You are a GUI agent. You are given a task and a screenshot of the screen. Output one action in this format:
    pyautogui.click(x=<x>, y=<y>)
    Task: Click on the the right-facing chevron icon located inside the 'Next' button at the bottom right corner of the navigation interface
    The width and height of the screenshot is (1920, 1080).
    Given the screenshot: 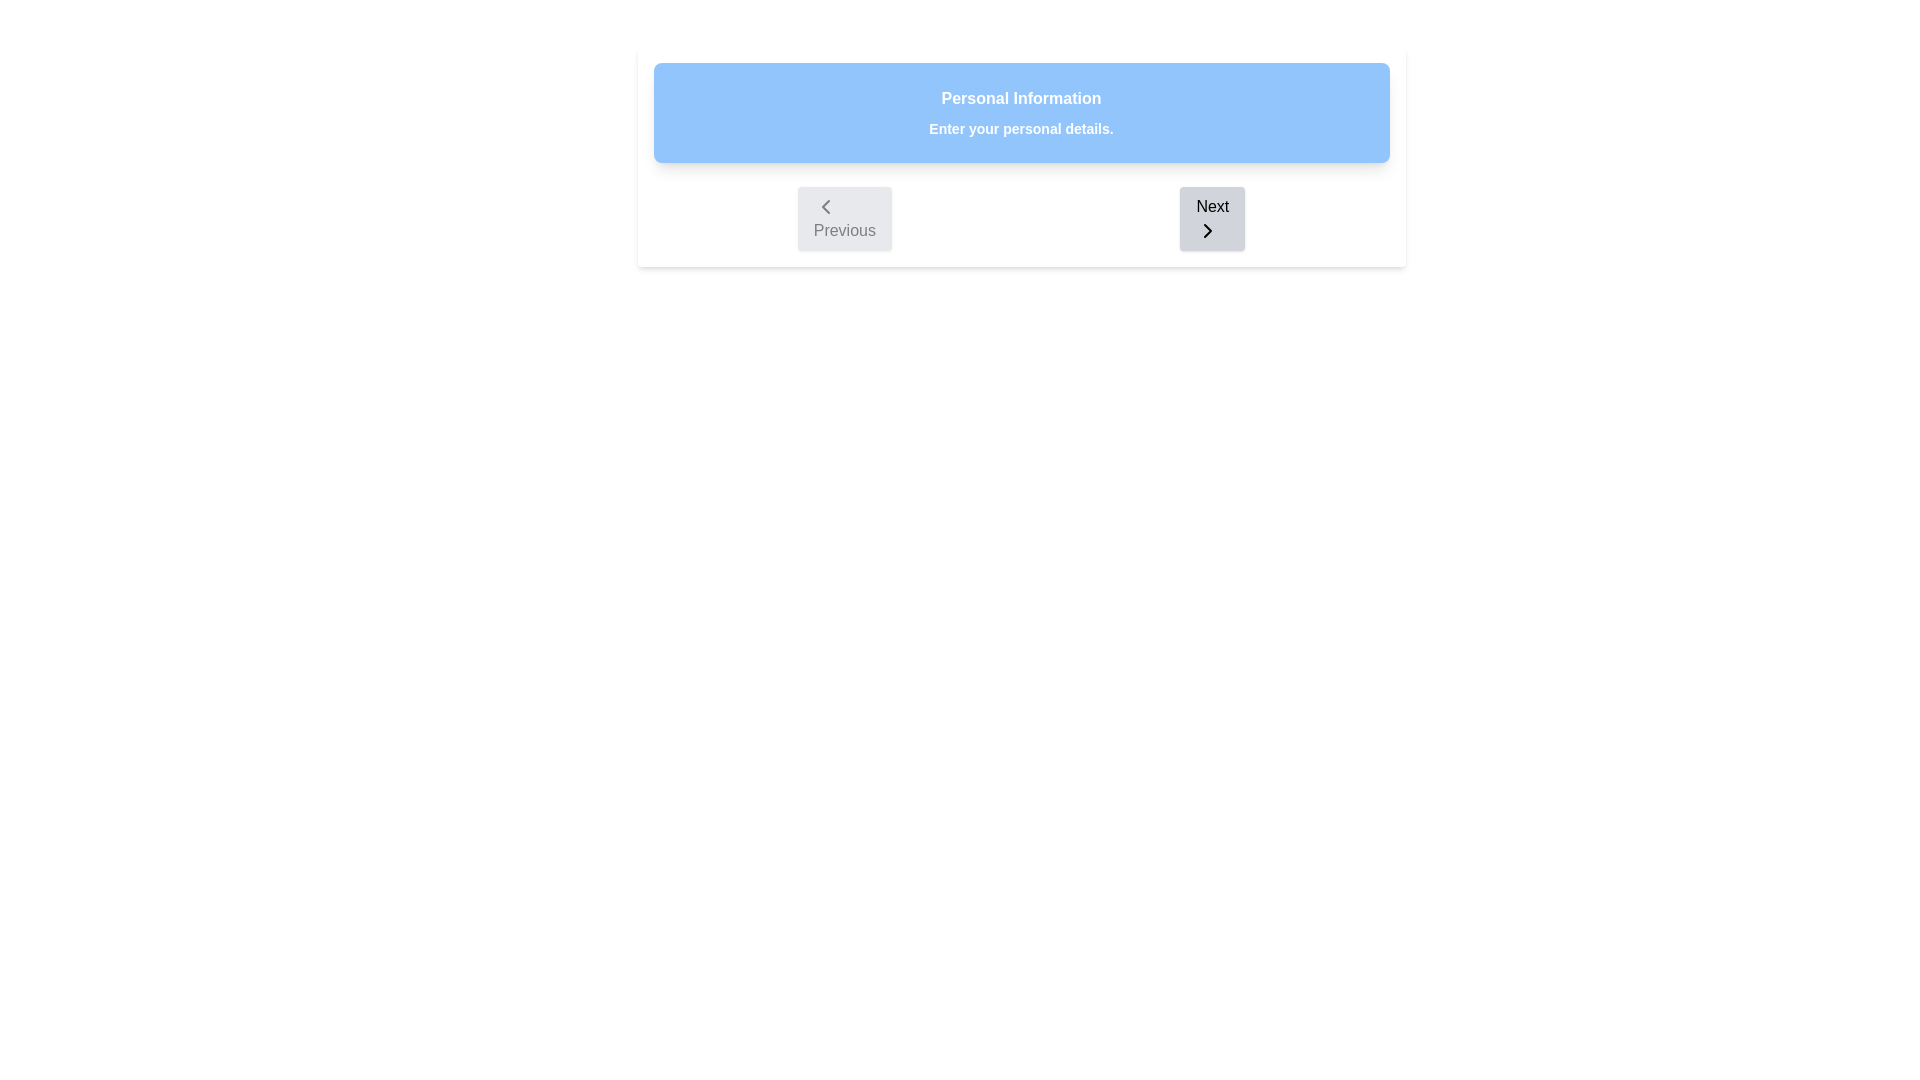 What is the action you would take?
    pyautogui.click(x=1207, y=230)
    